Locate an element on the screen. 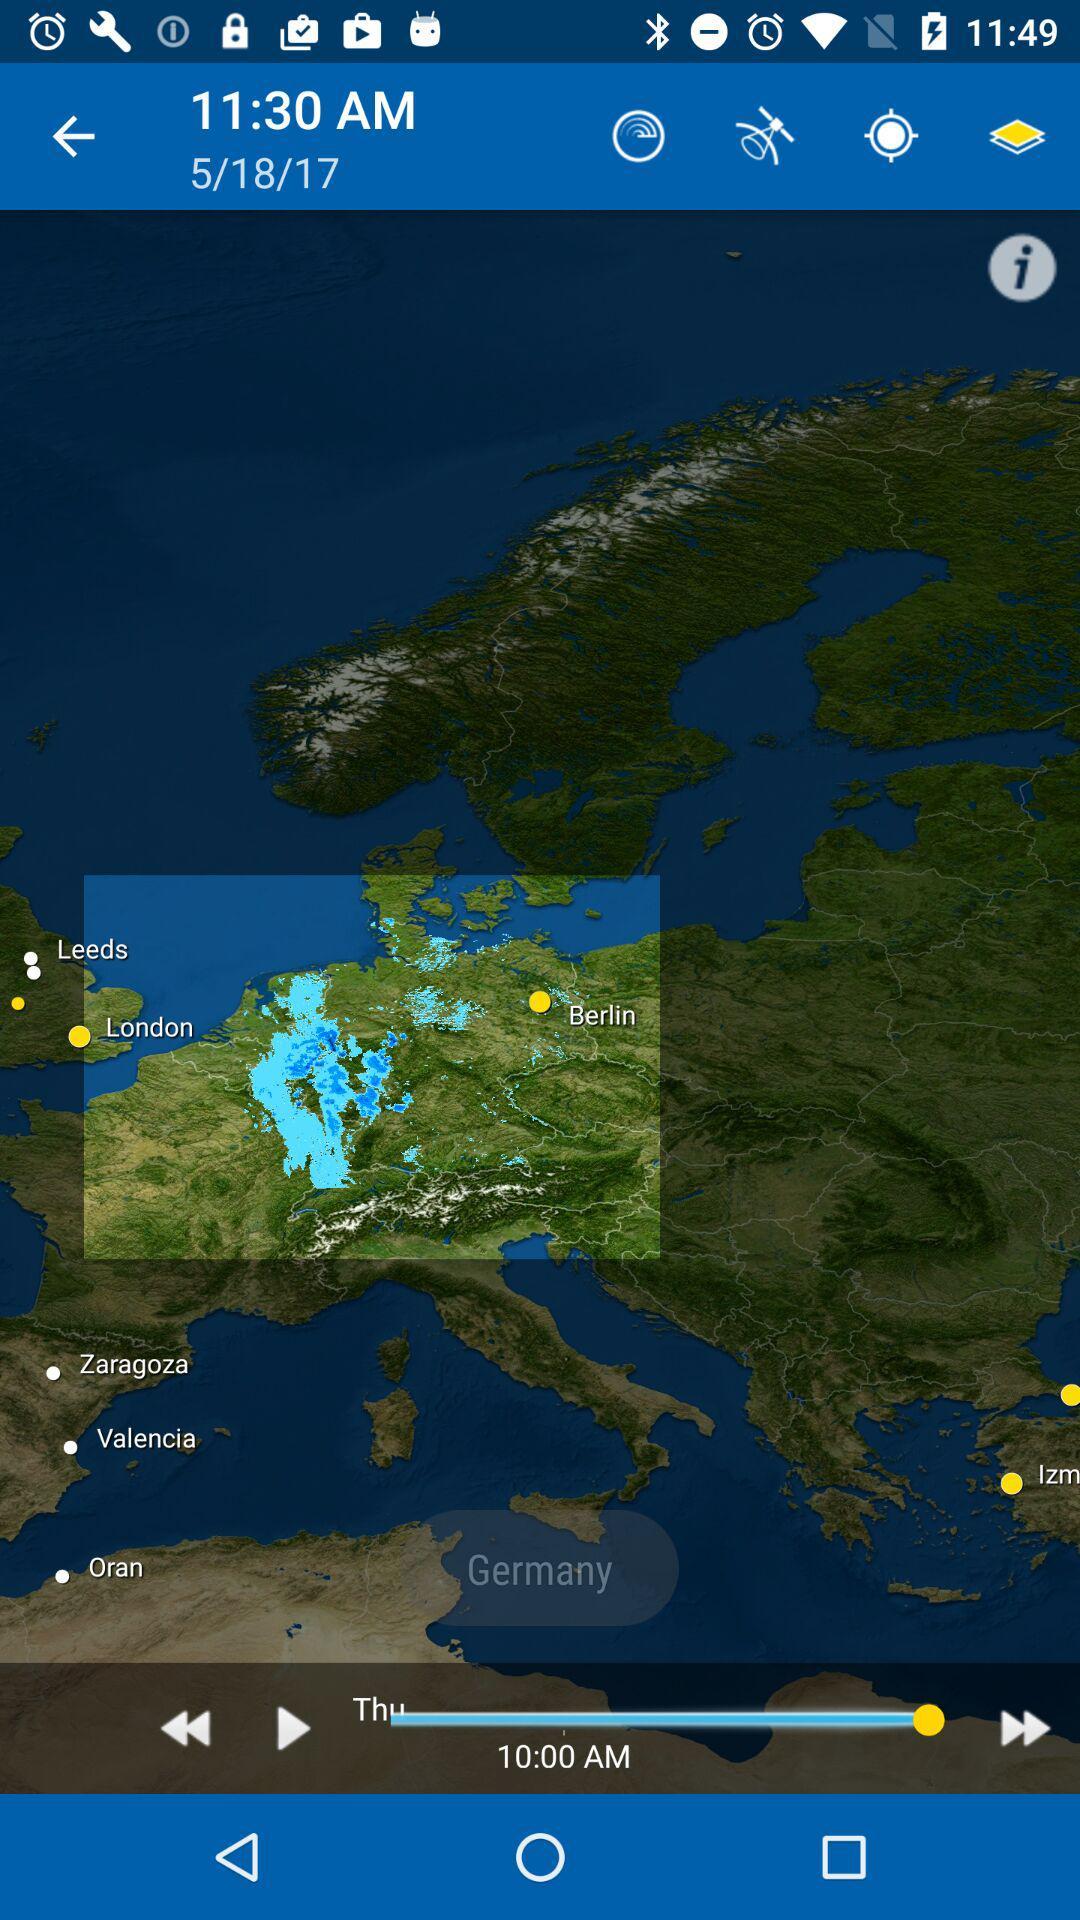  icon to the right of 11:30 am icon is located at coordinates (639, 135).